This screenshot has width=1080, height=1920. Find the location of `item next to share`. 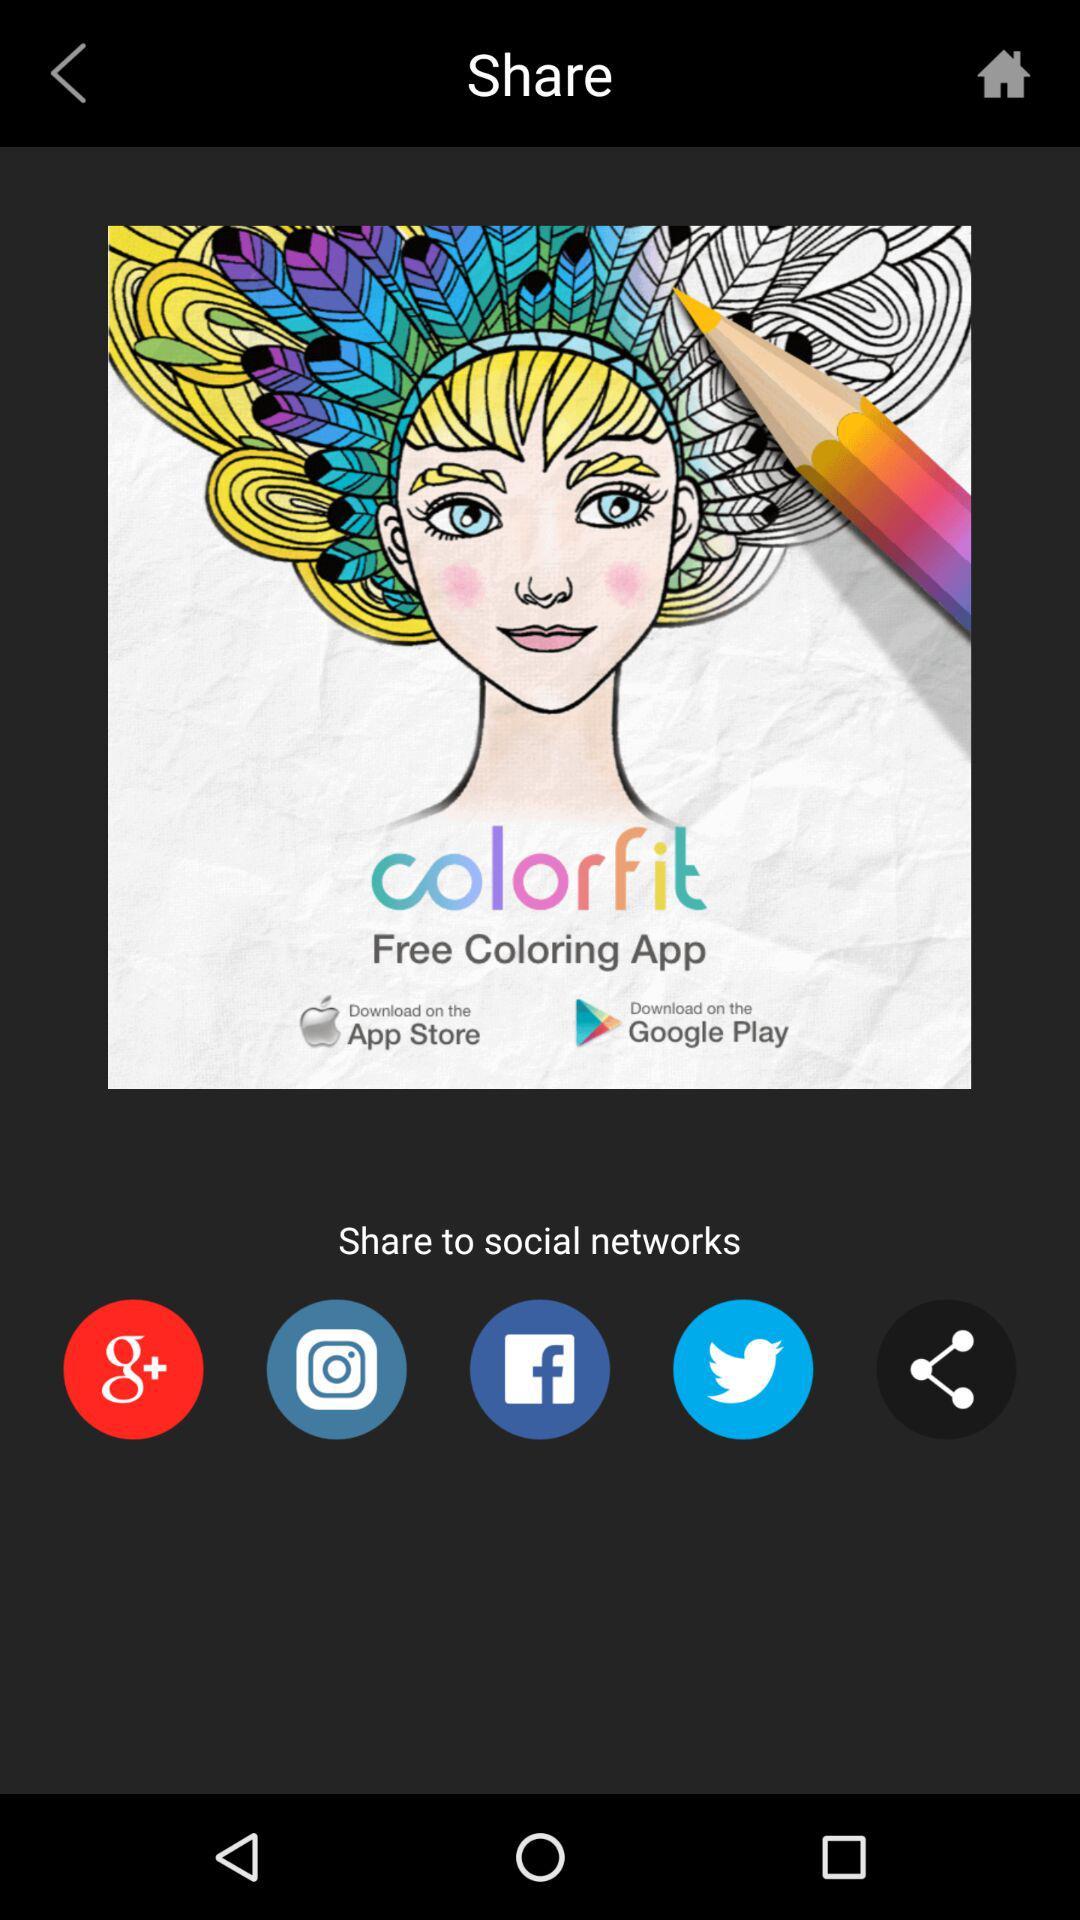

item next to share is located at coordinates (75, 73).